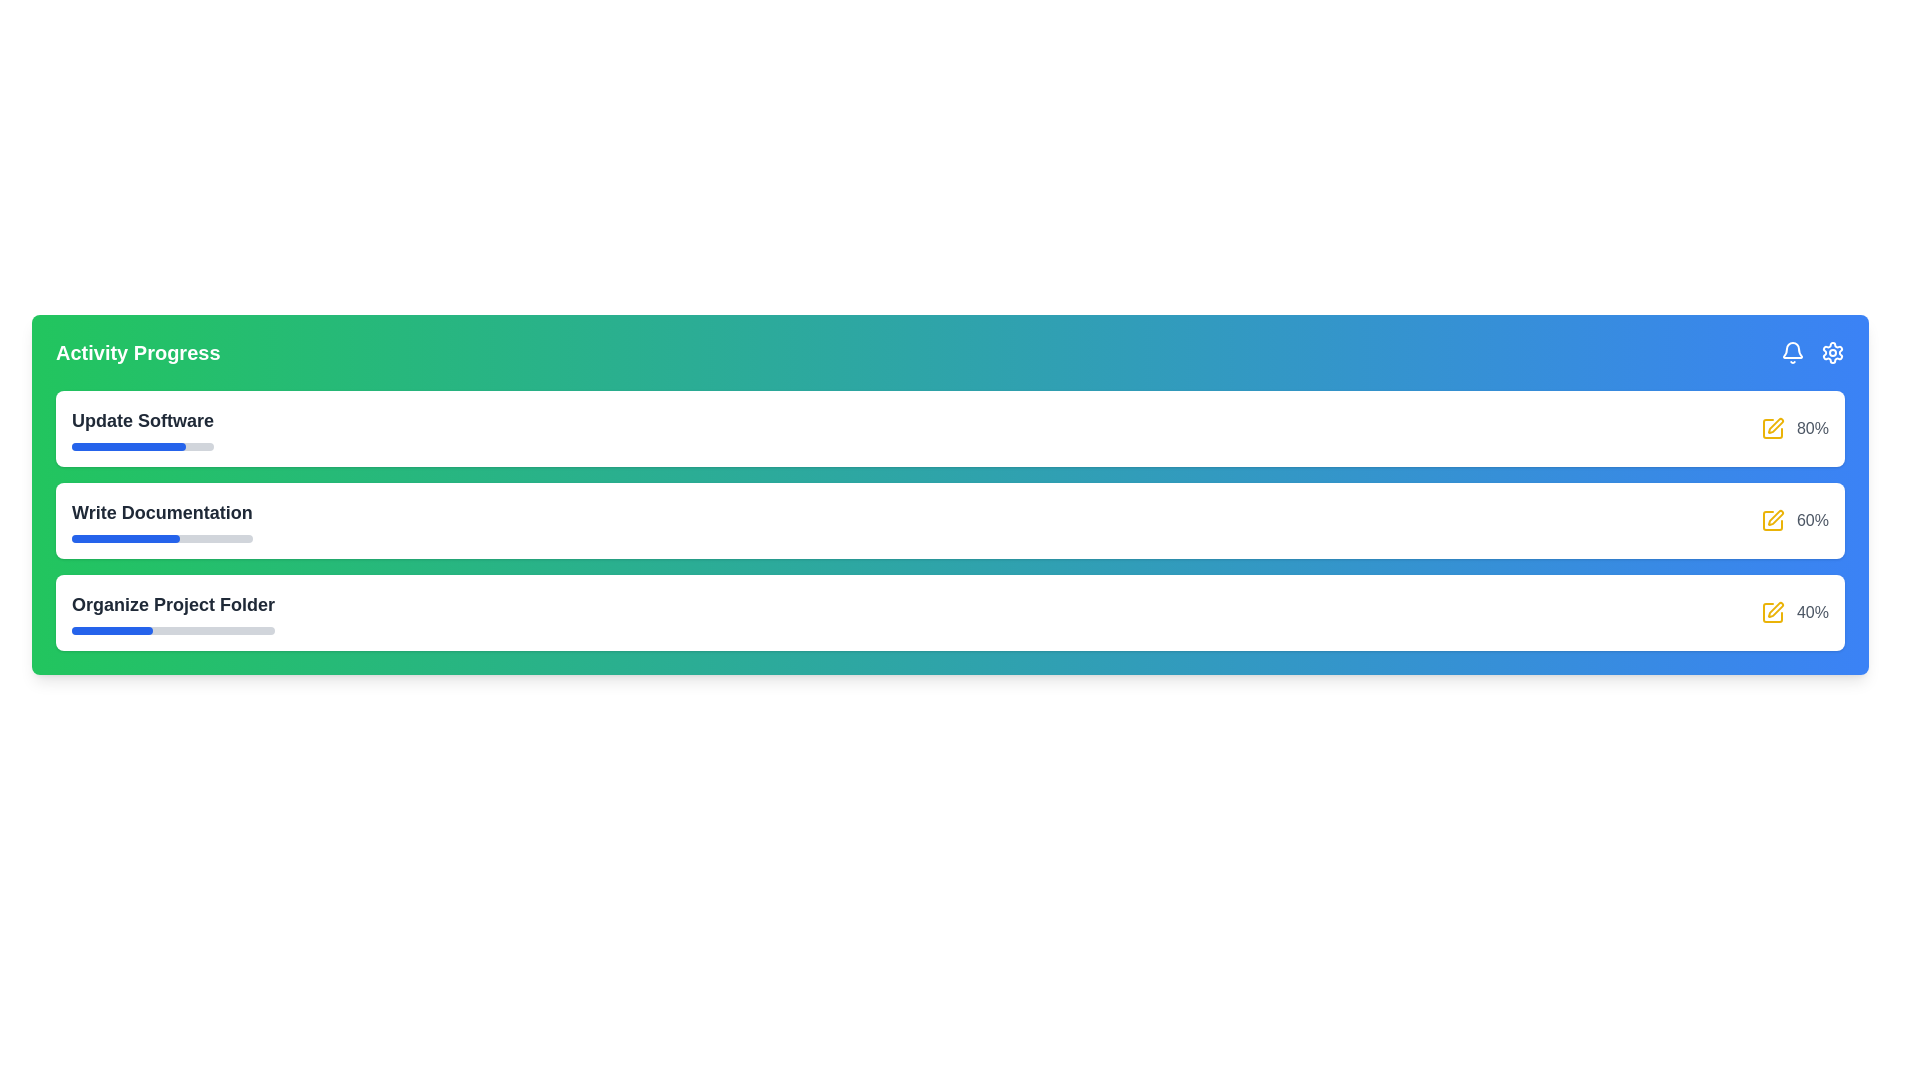  I want to click on the bell-shaped notification icon, which is the first icon in a row of controls on the top-right corner of the blue header bar, so click(1793, 352).